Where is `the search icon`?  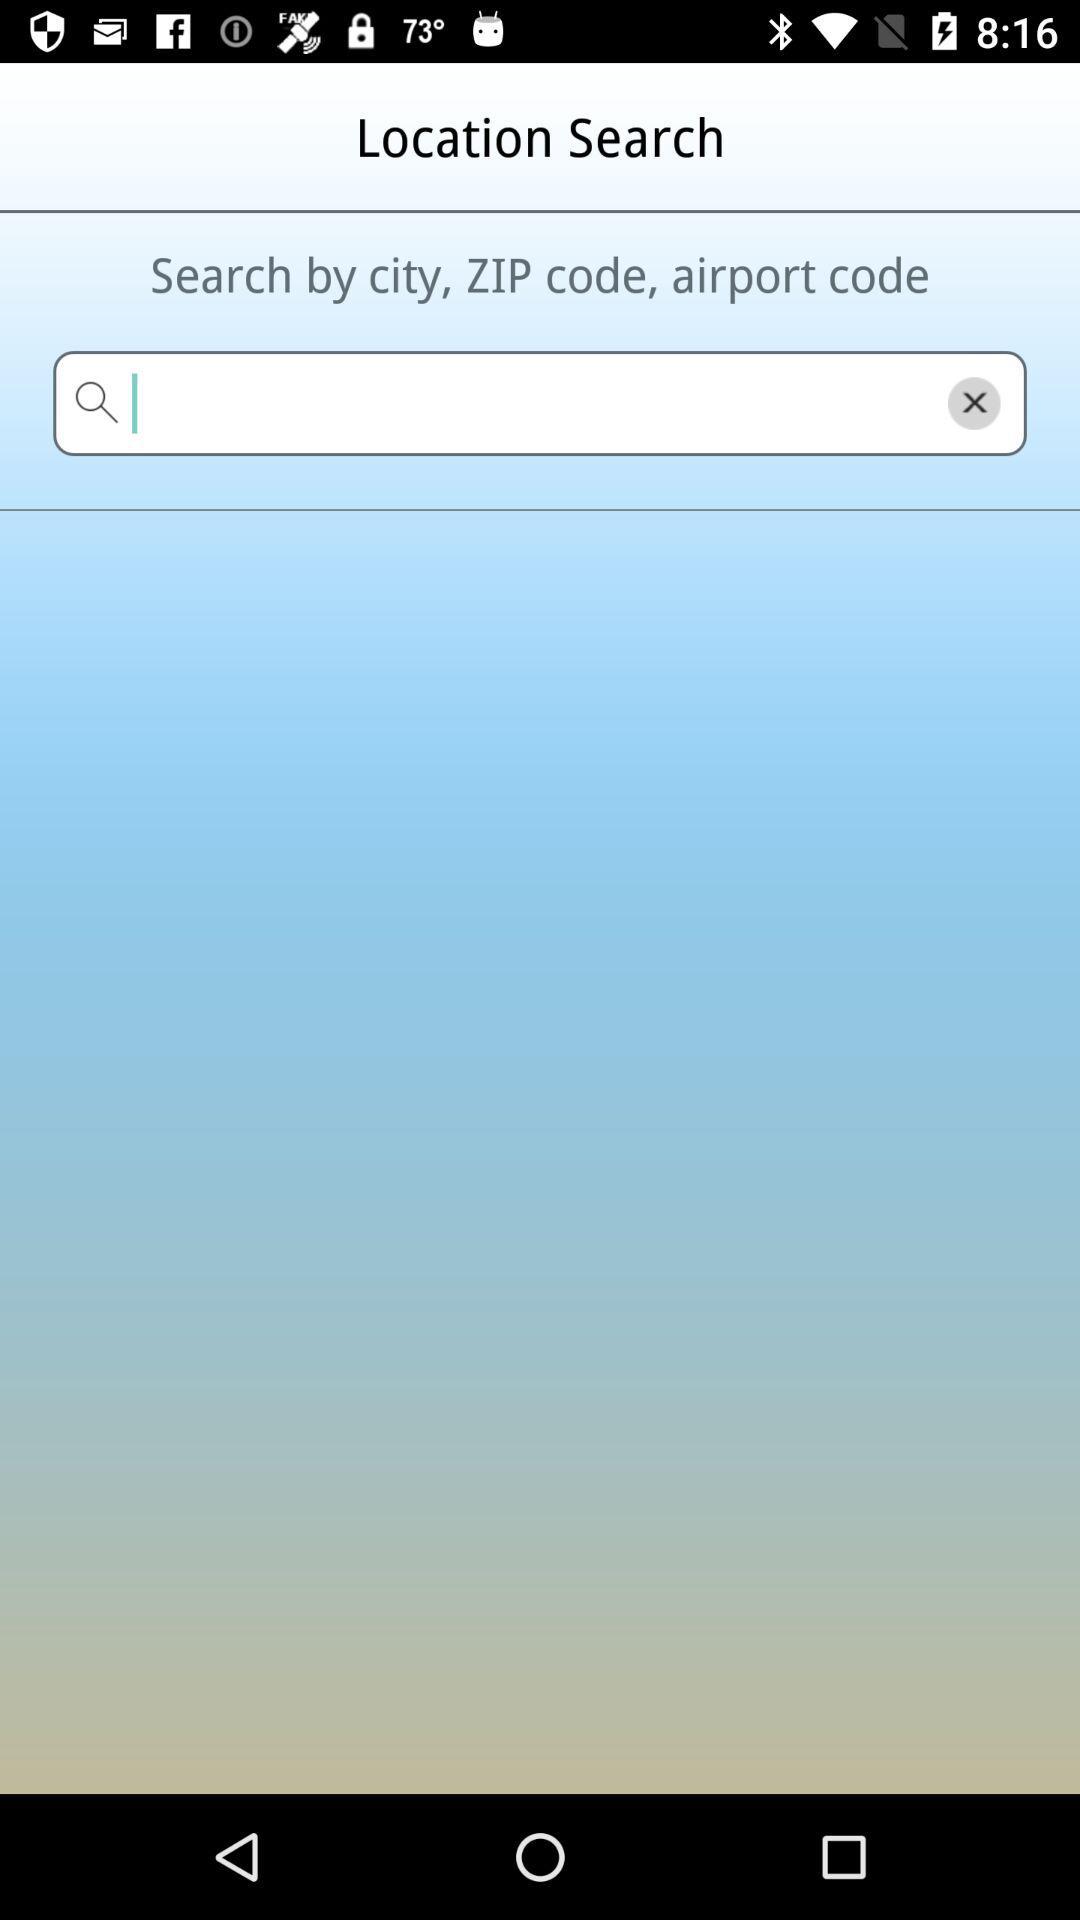 the search icon is located at coordinates (97, 402).